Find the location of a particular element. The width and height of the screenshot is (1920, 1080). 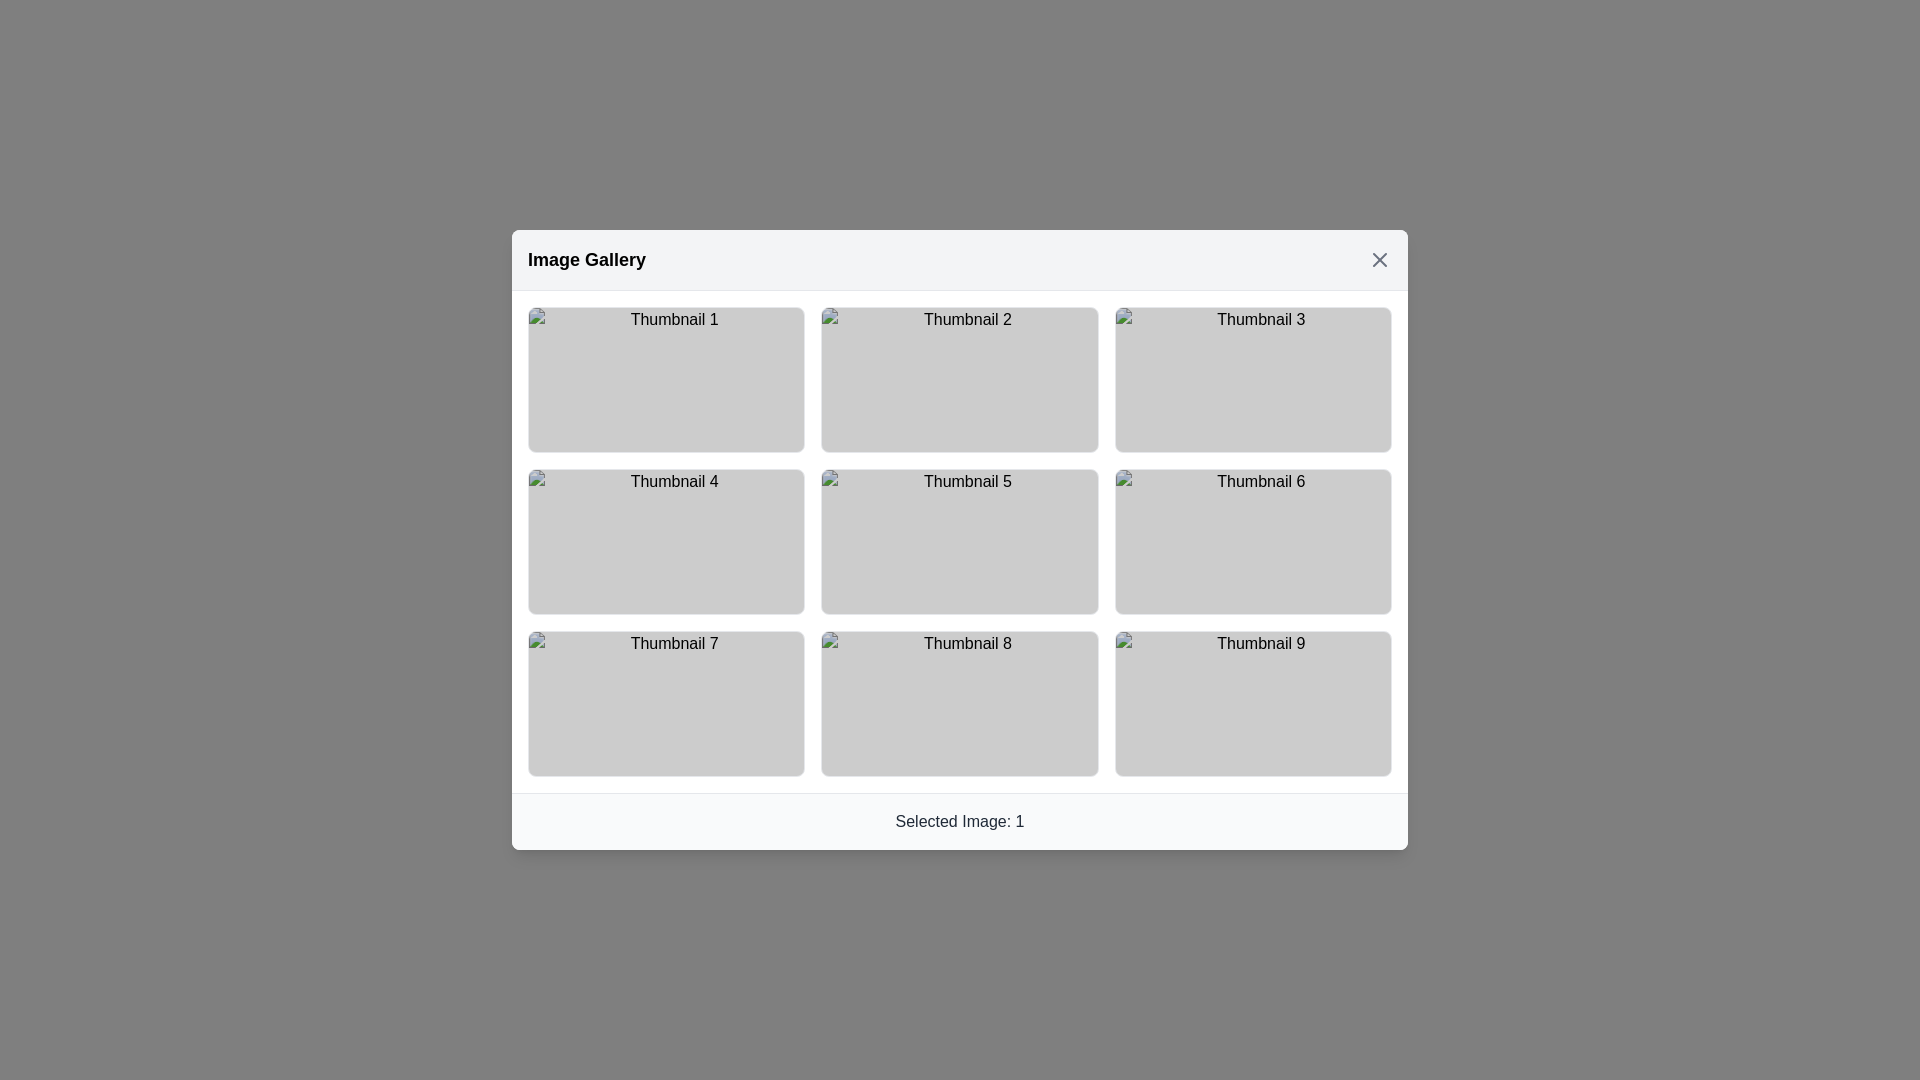

the text label displaying 'Selected Image: 1', which is styled with a light gray background and located at the bottom of the Image Gallery dialog box is located at coordinates (960, 821).